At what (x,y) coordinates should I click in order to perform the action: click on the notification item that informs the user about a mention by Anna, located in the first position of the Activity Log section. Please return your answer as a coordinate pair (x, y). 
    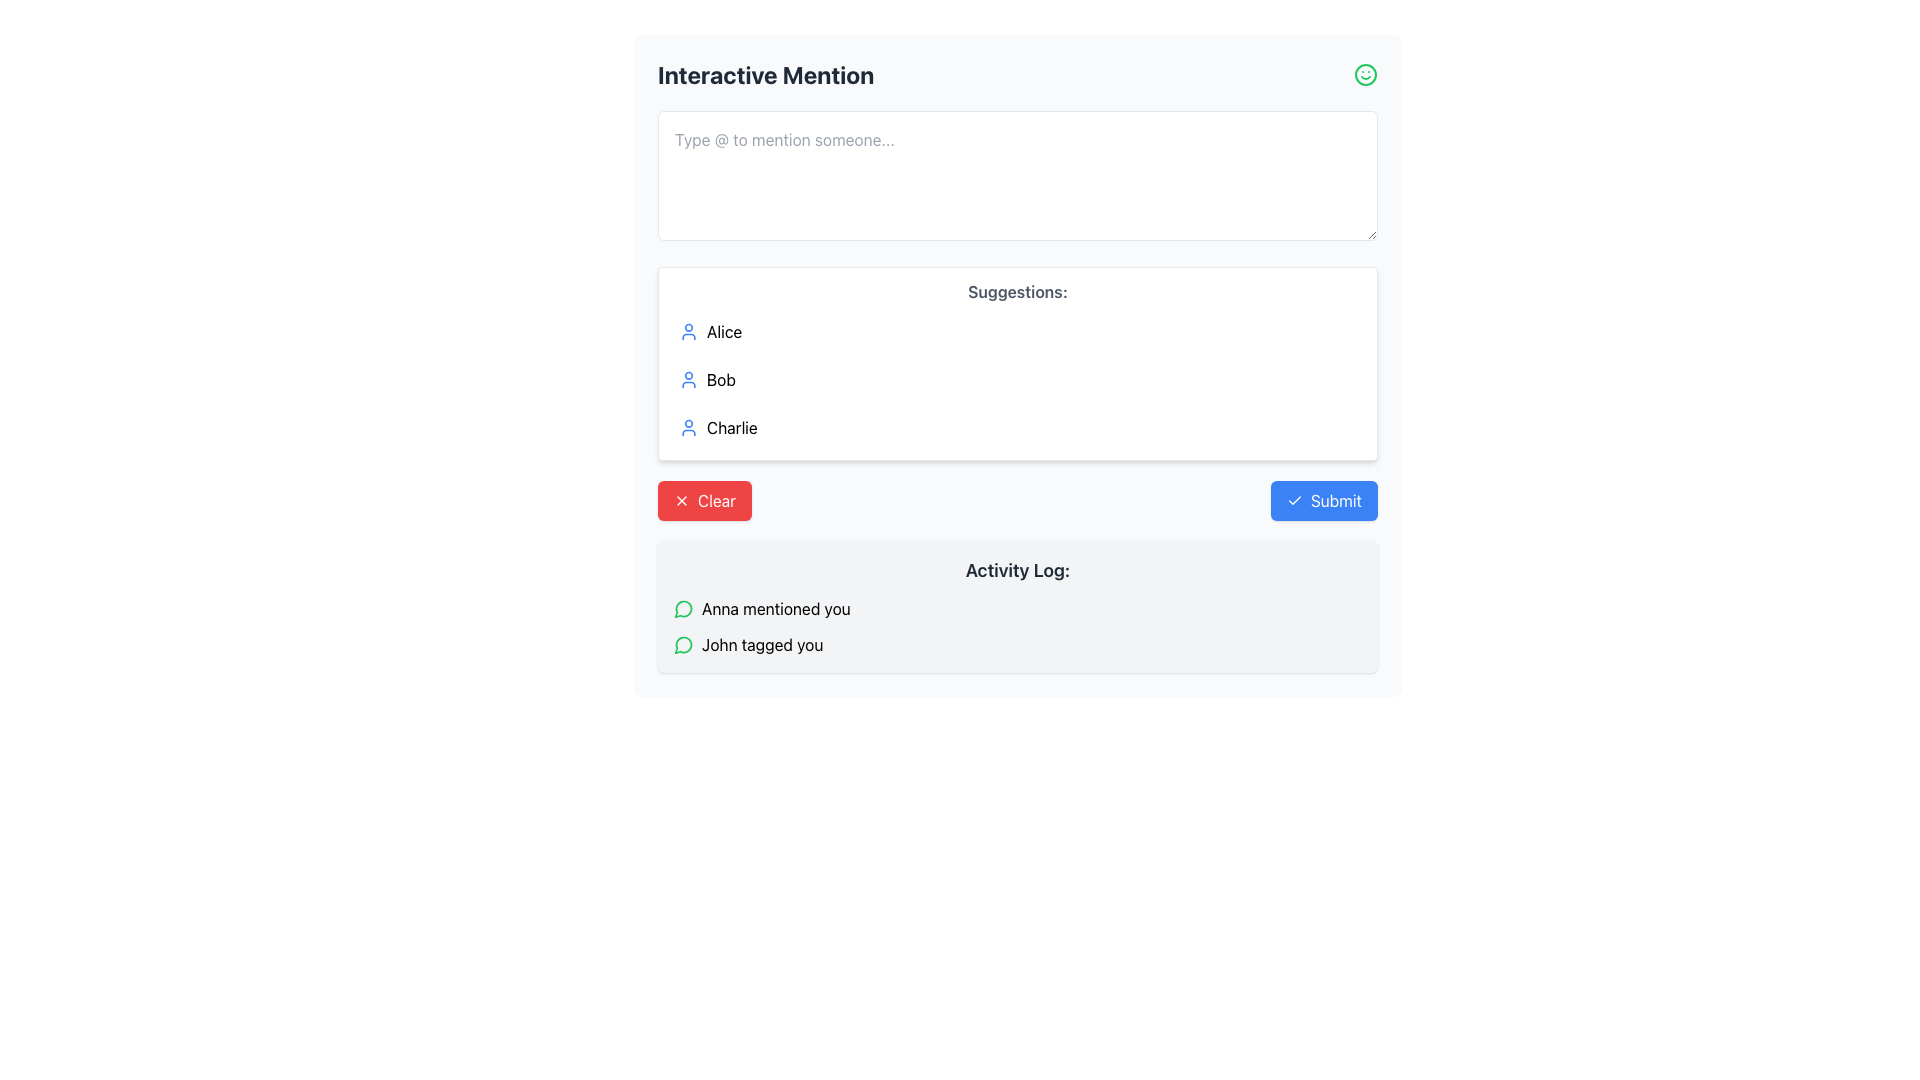
    Looking at the image, I should click on (1017, 608).